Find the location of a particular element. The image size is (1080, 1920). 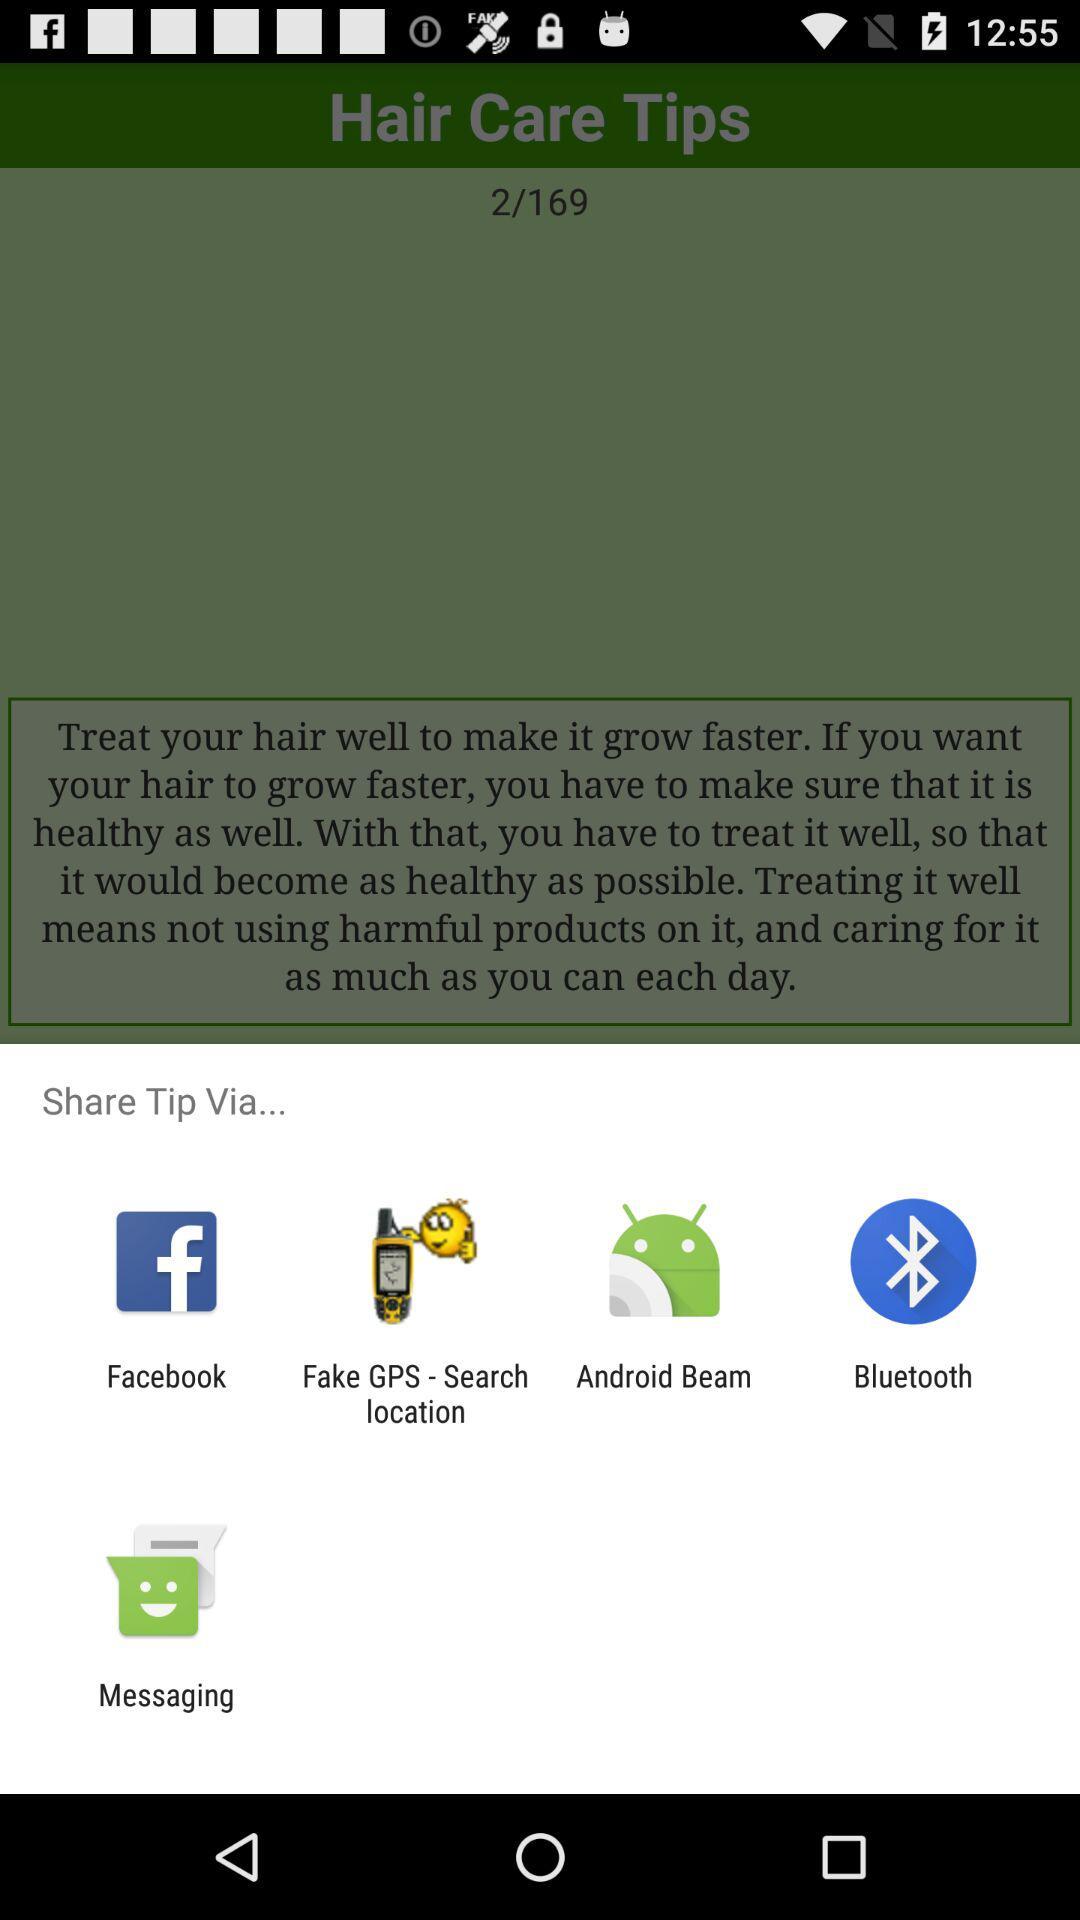

the facebook app is located at coordinates (165, 1392).